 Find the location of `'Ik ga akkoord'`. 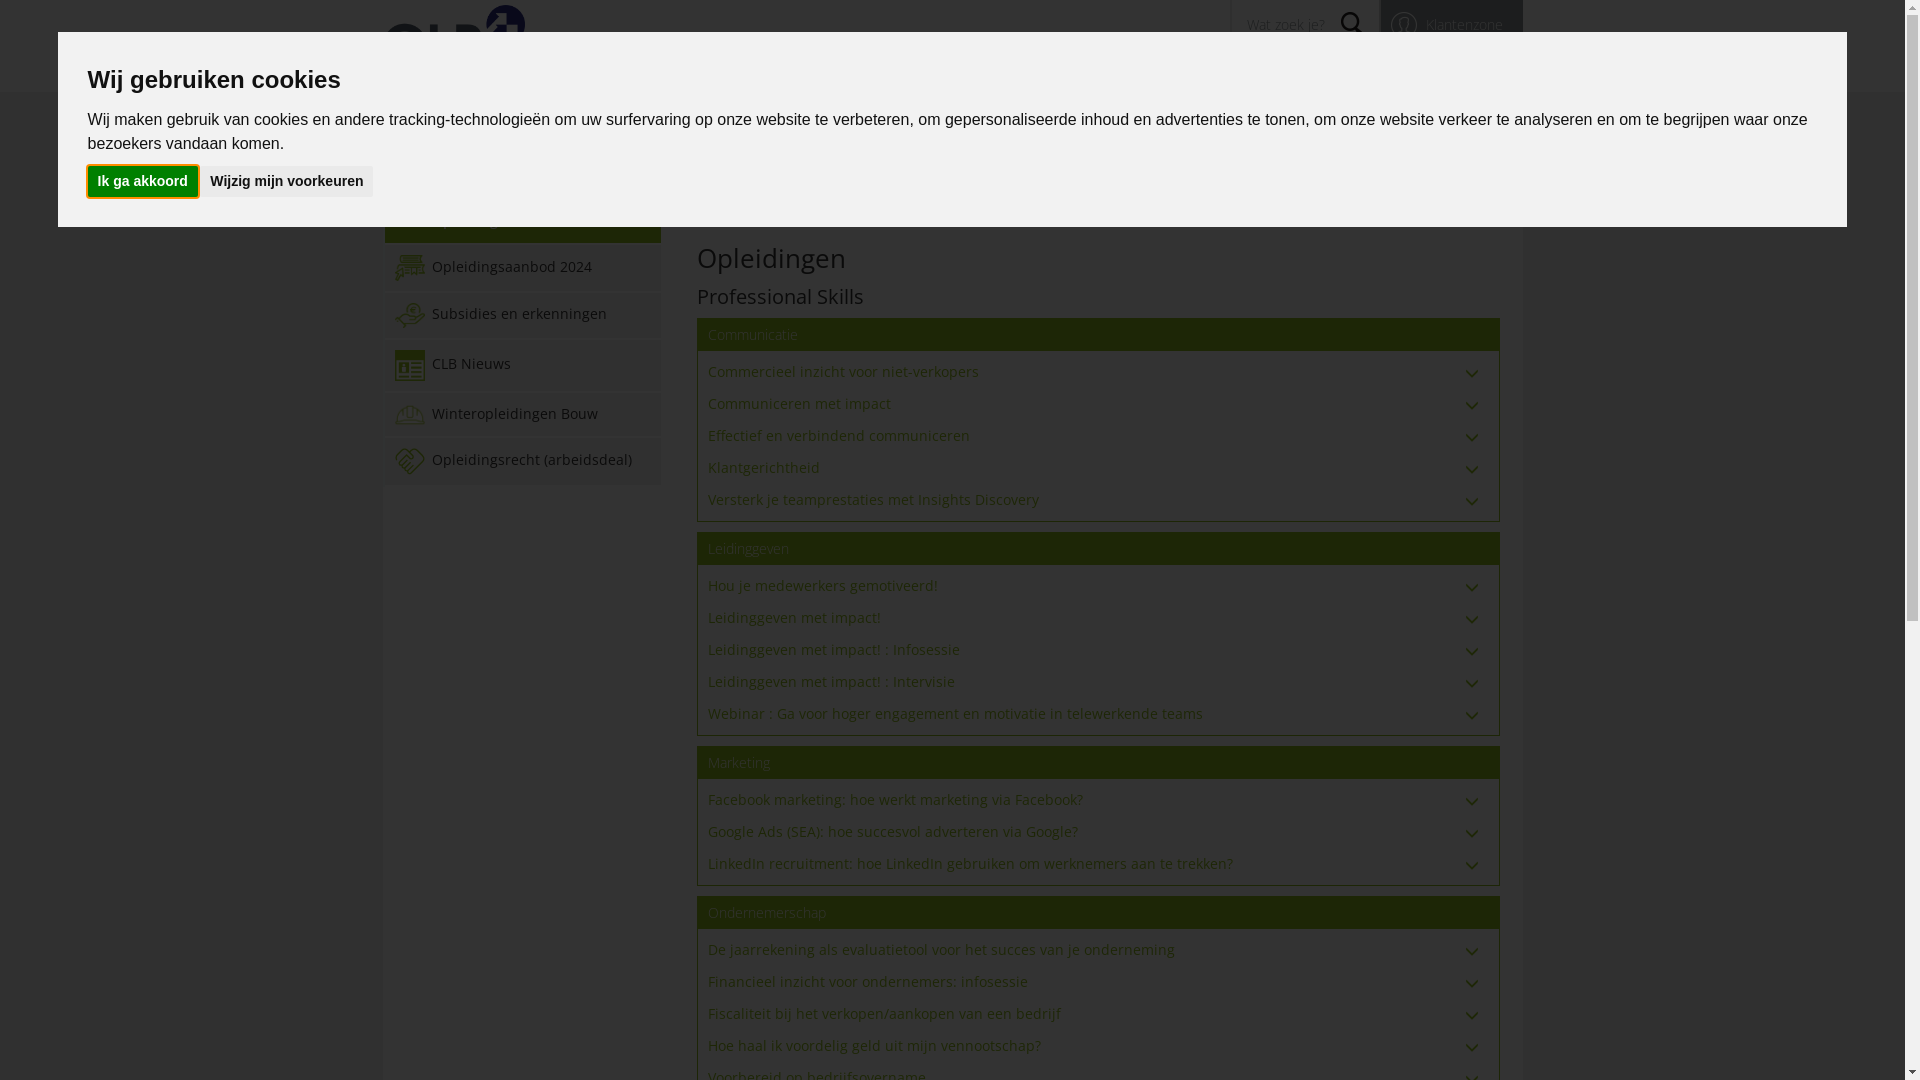

'Ik ga akkoord' is located at coordinates (86, 181).